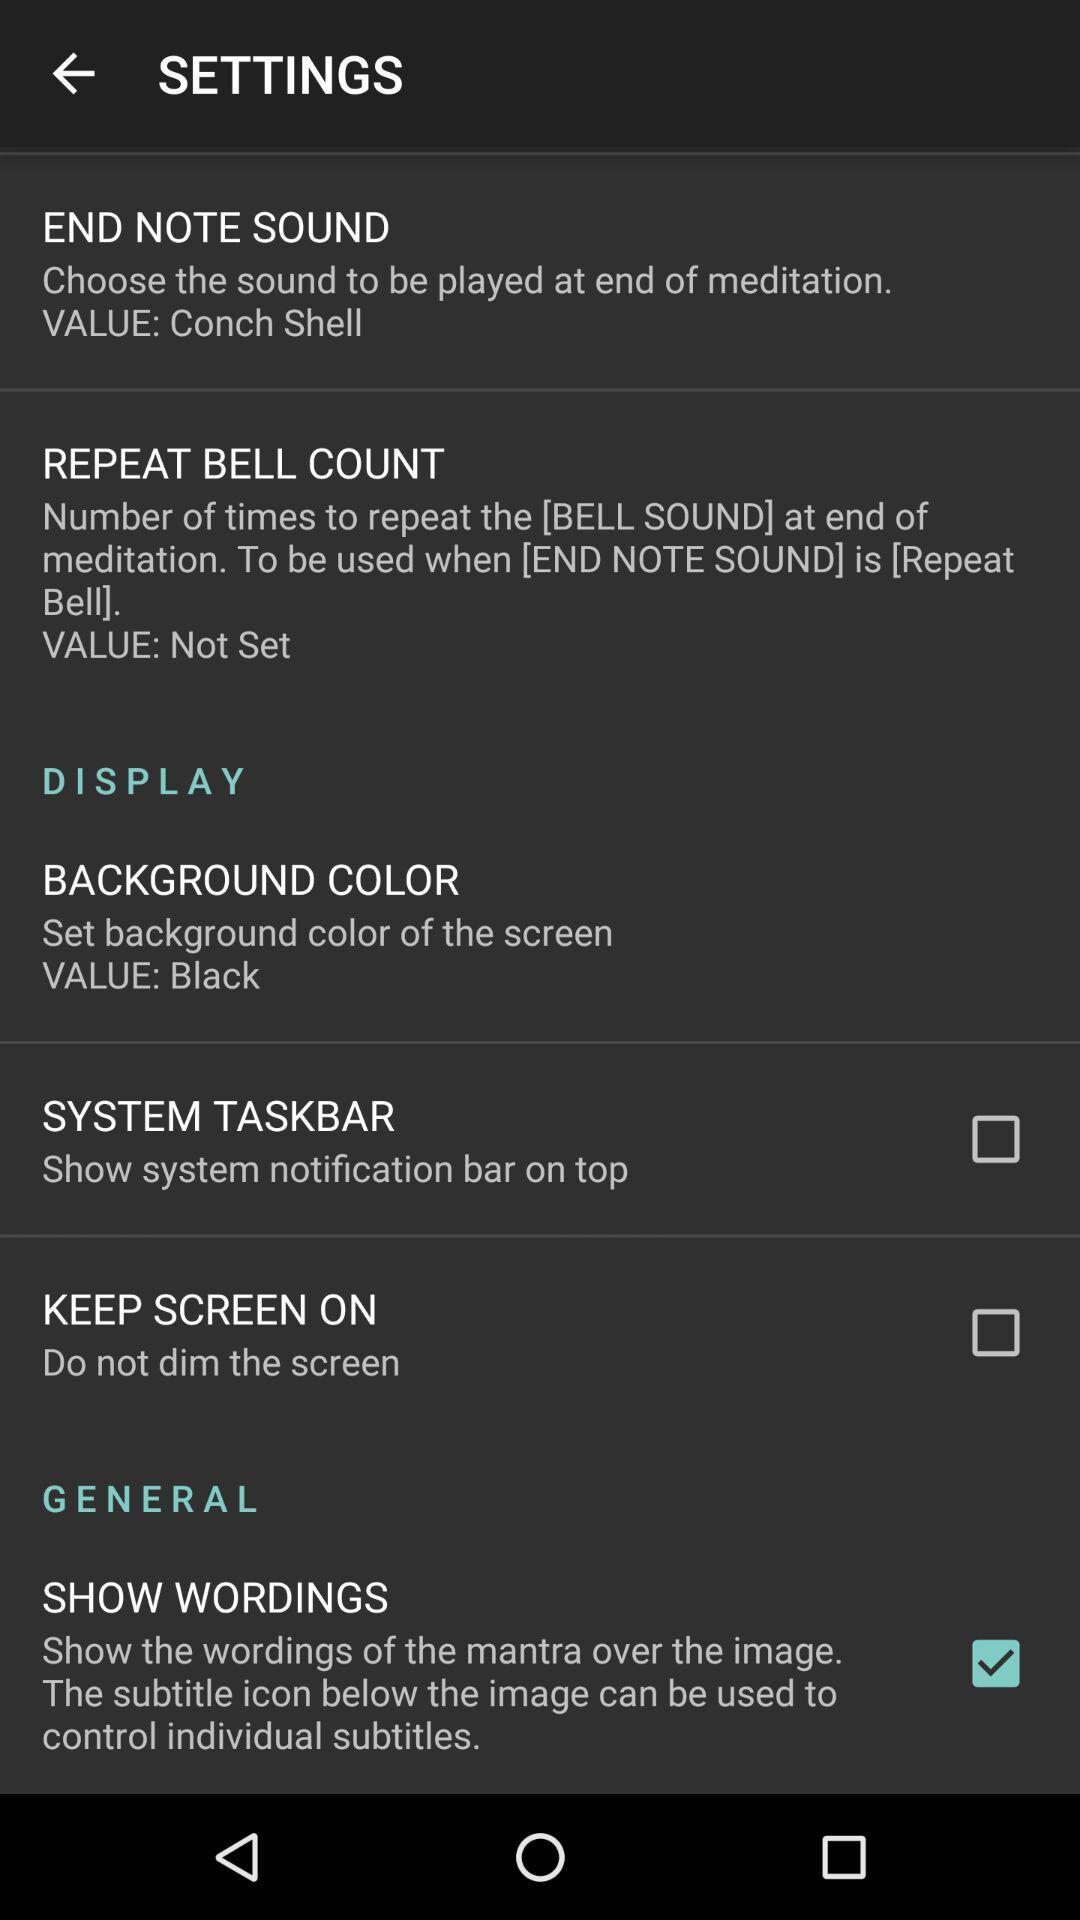 This screenshot has width=1080, height=1920. Describe the element at coordinates (540, 1476) in the screenshot. I see `the icon above the show wordings` at that location.